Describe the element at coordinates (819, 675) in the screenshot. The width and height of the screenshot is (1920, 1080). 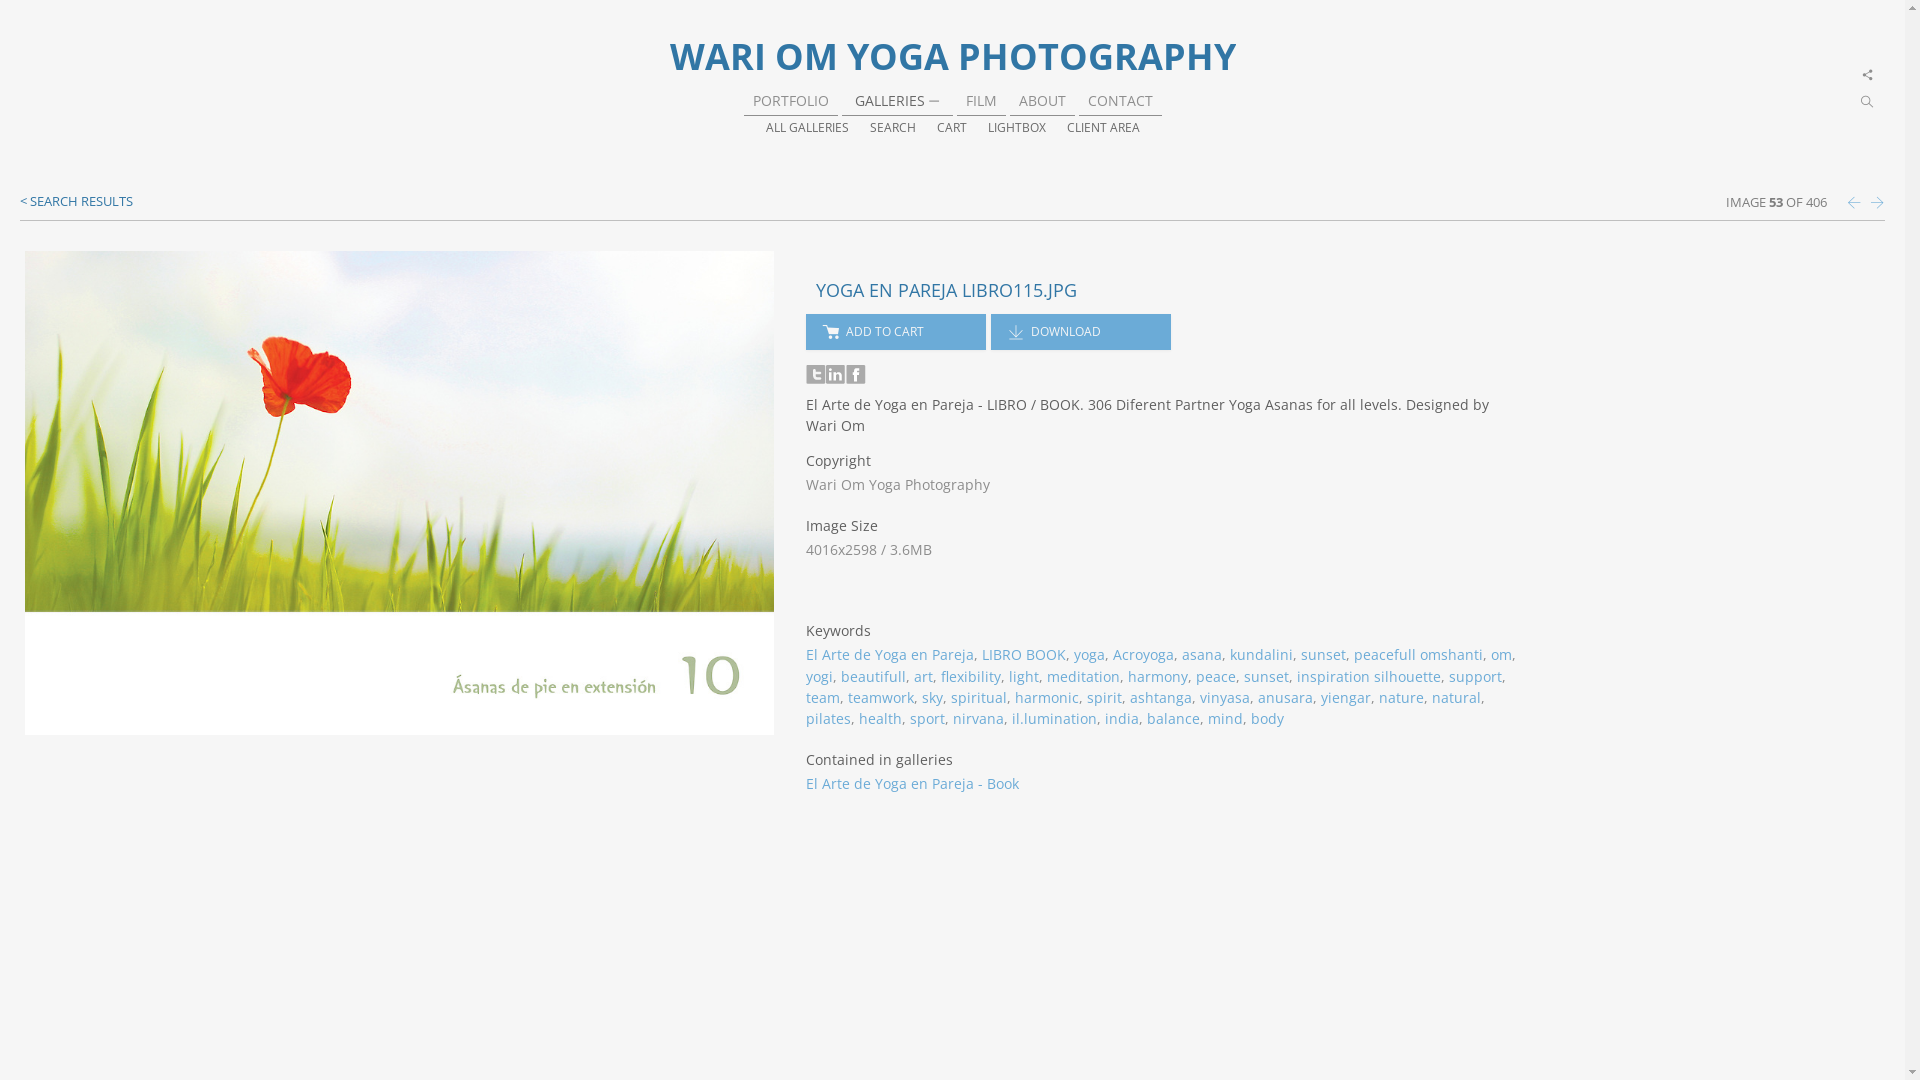
I see `'yogi'` at that location.